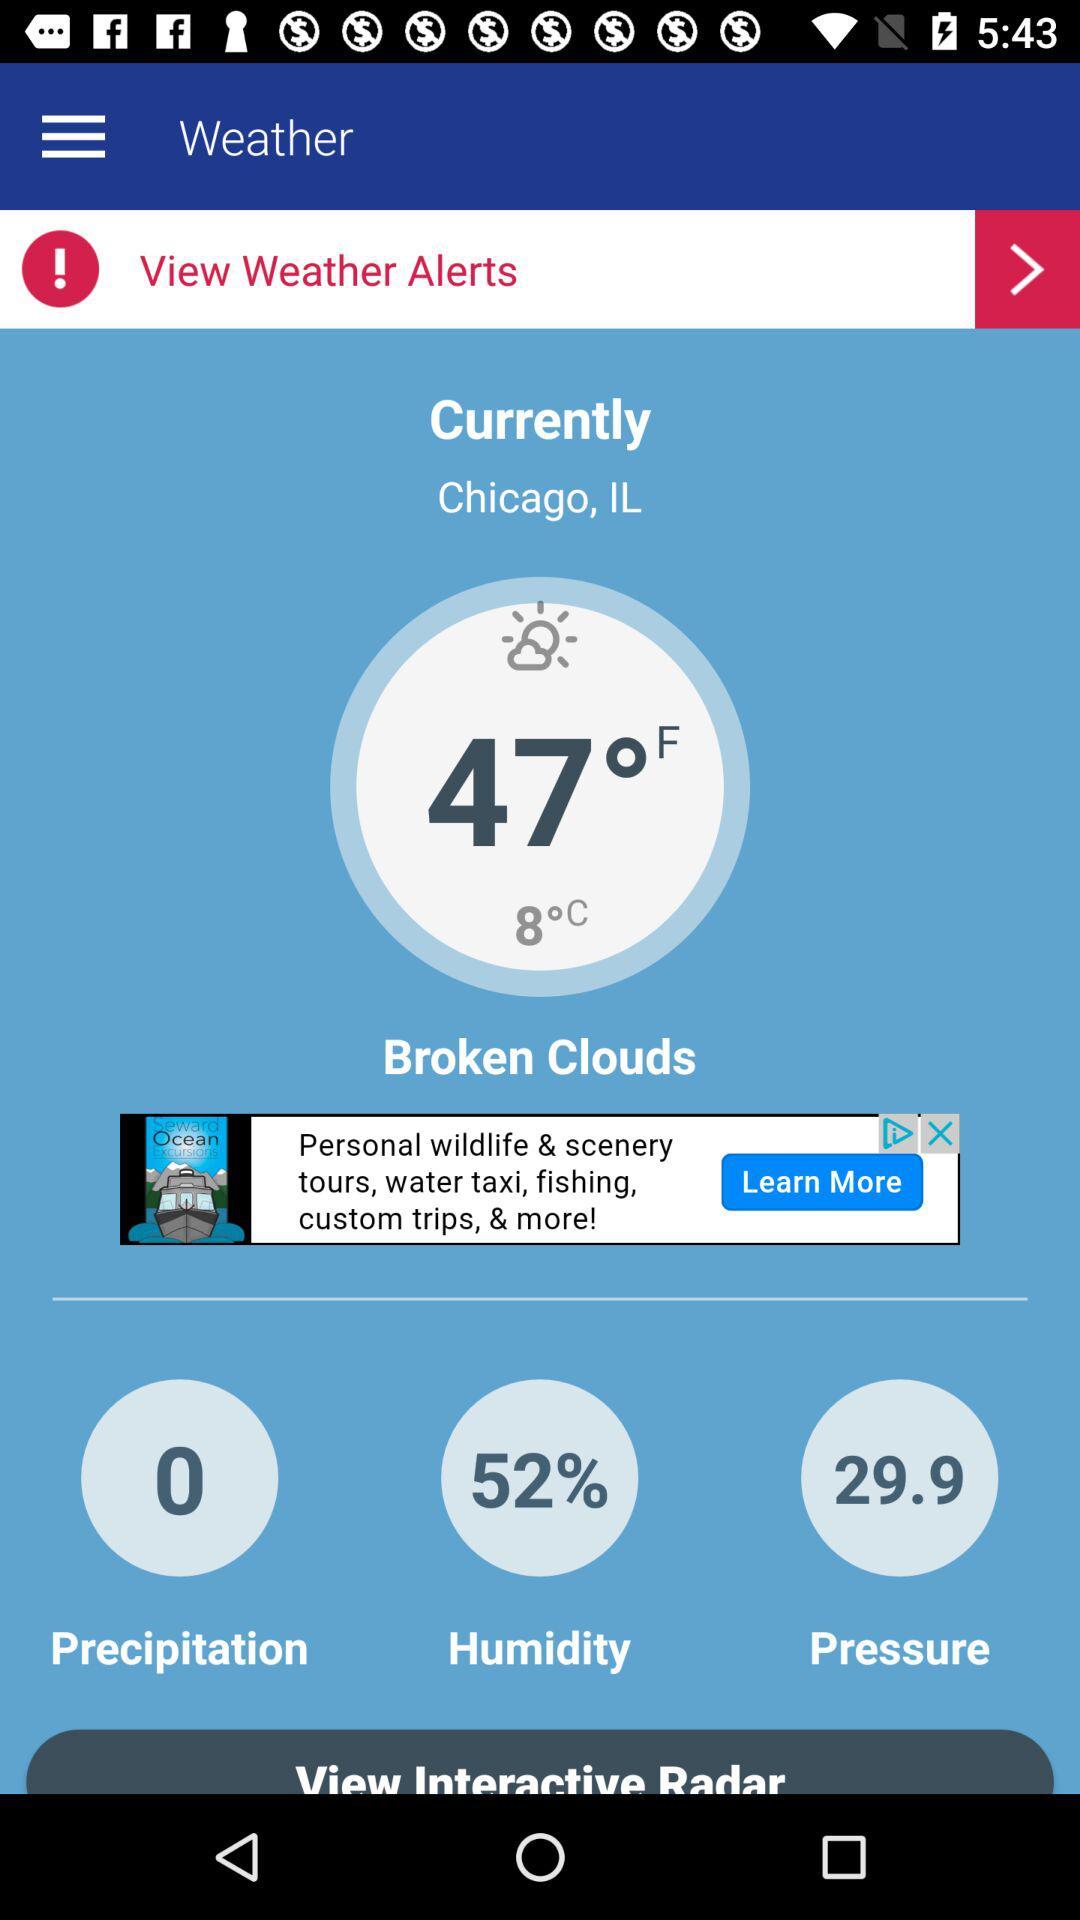  What do you see at coordinates (72, 135) in the screenshot?
I see `more options` at bounding box center [72, 135].